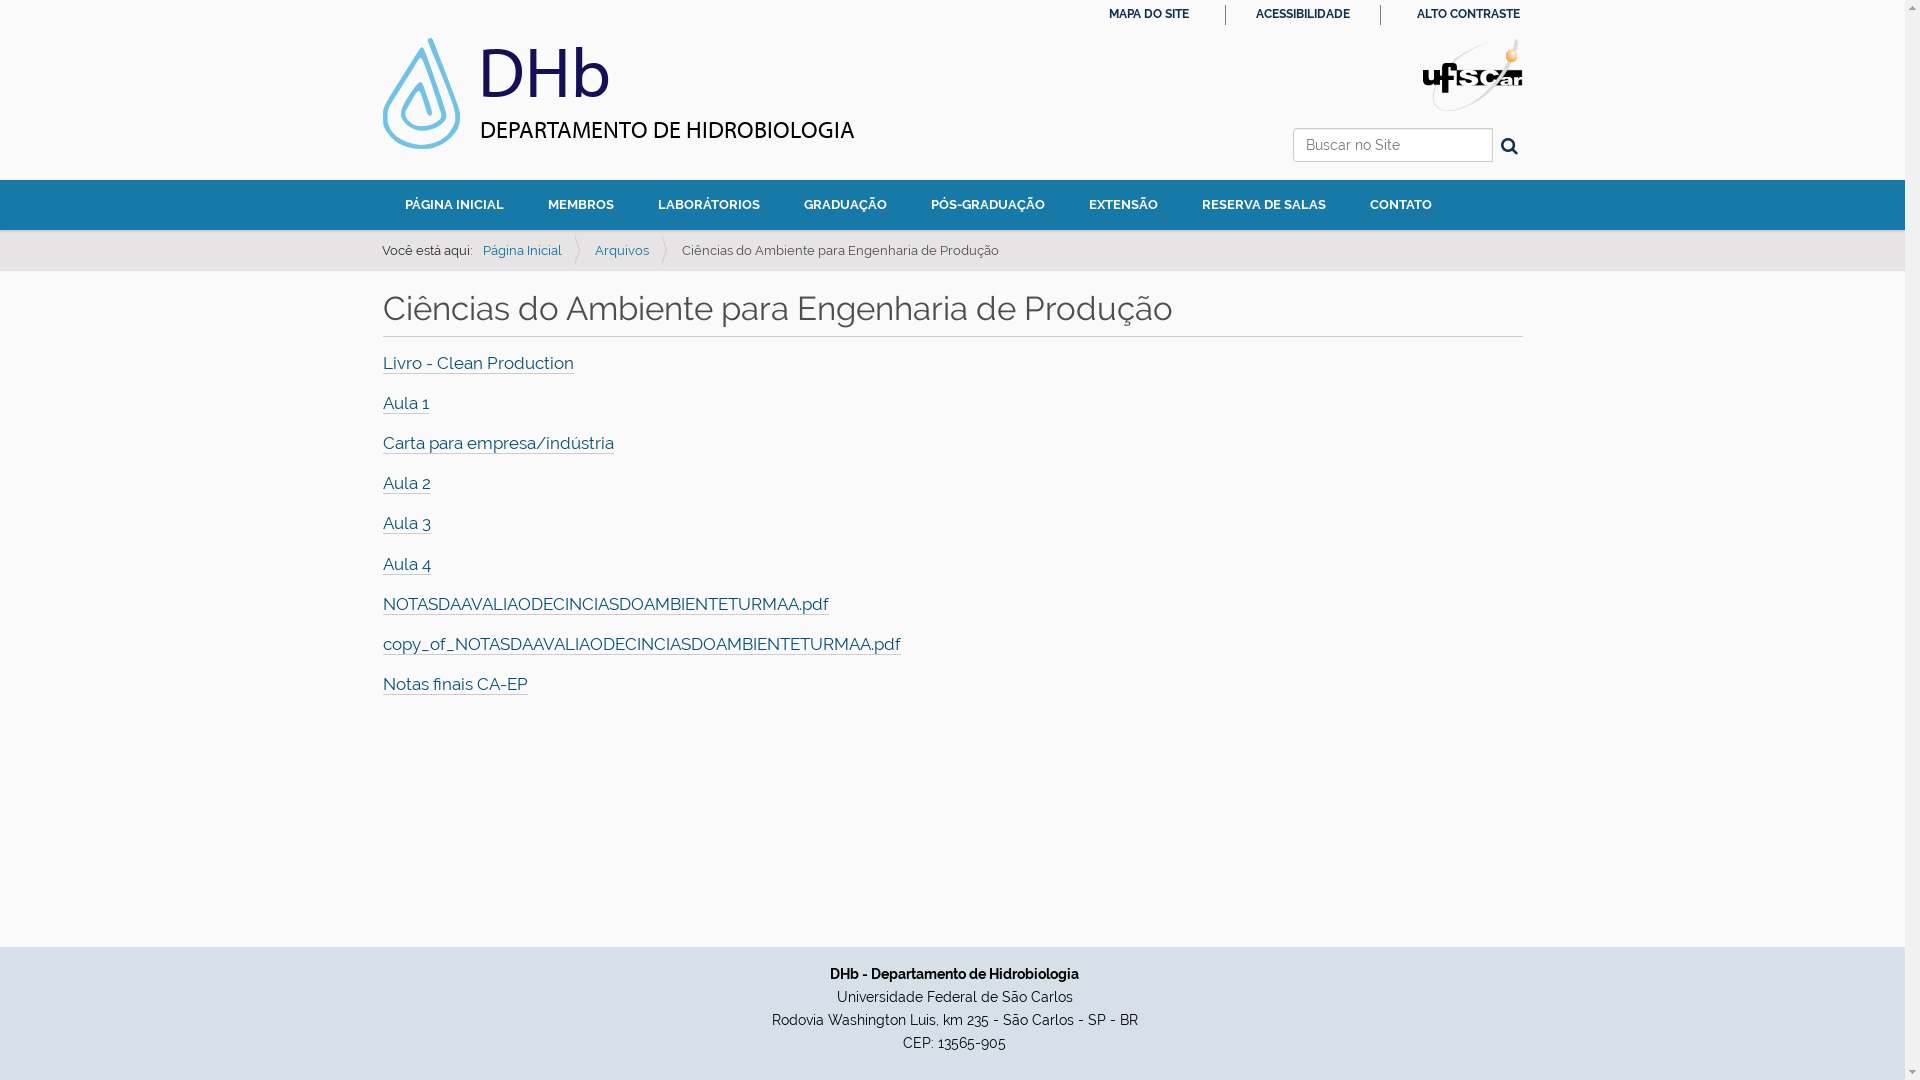 This screenshot has height=1080, width=1920. What do you see at coordinates (641, 644) in the screenshot?
I see `'copy_of_NOTASDAAVALIAODECINCIASDOAMBIENTETURMAA.pdf'` at bounding box center [641, 644].